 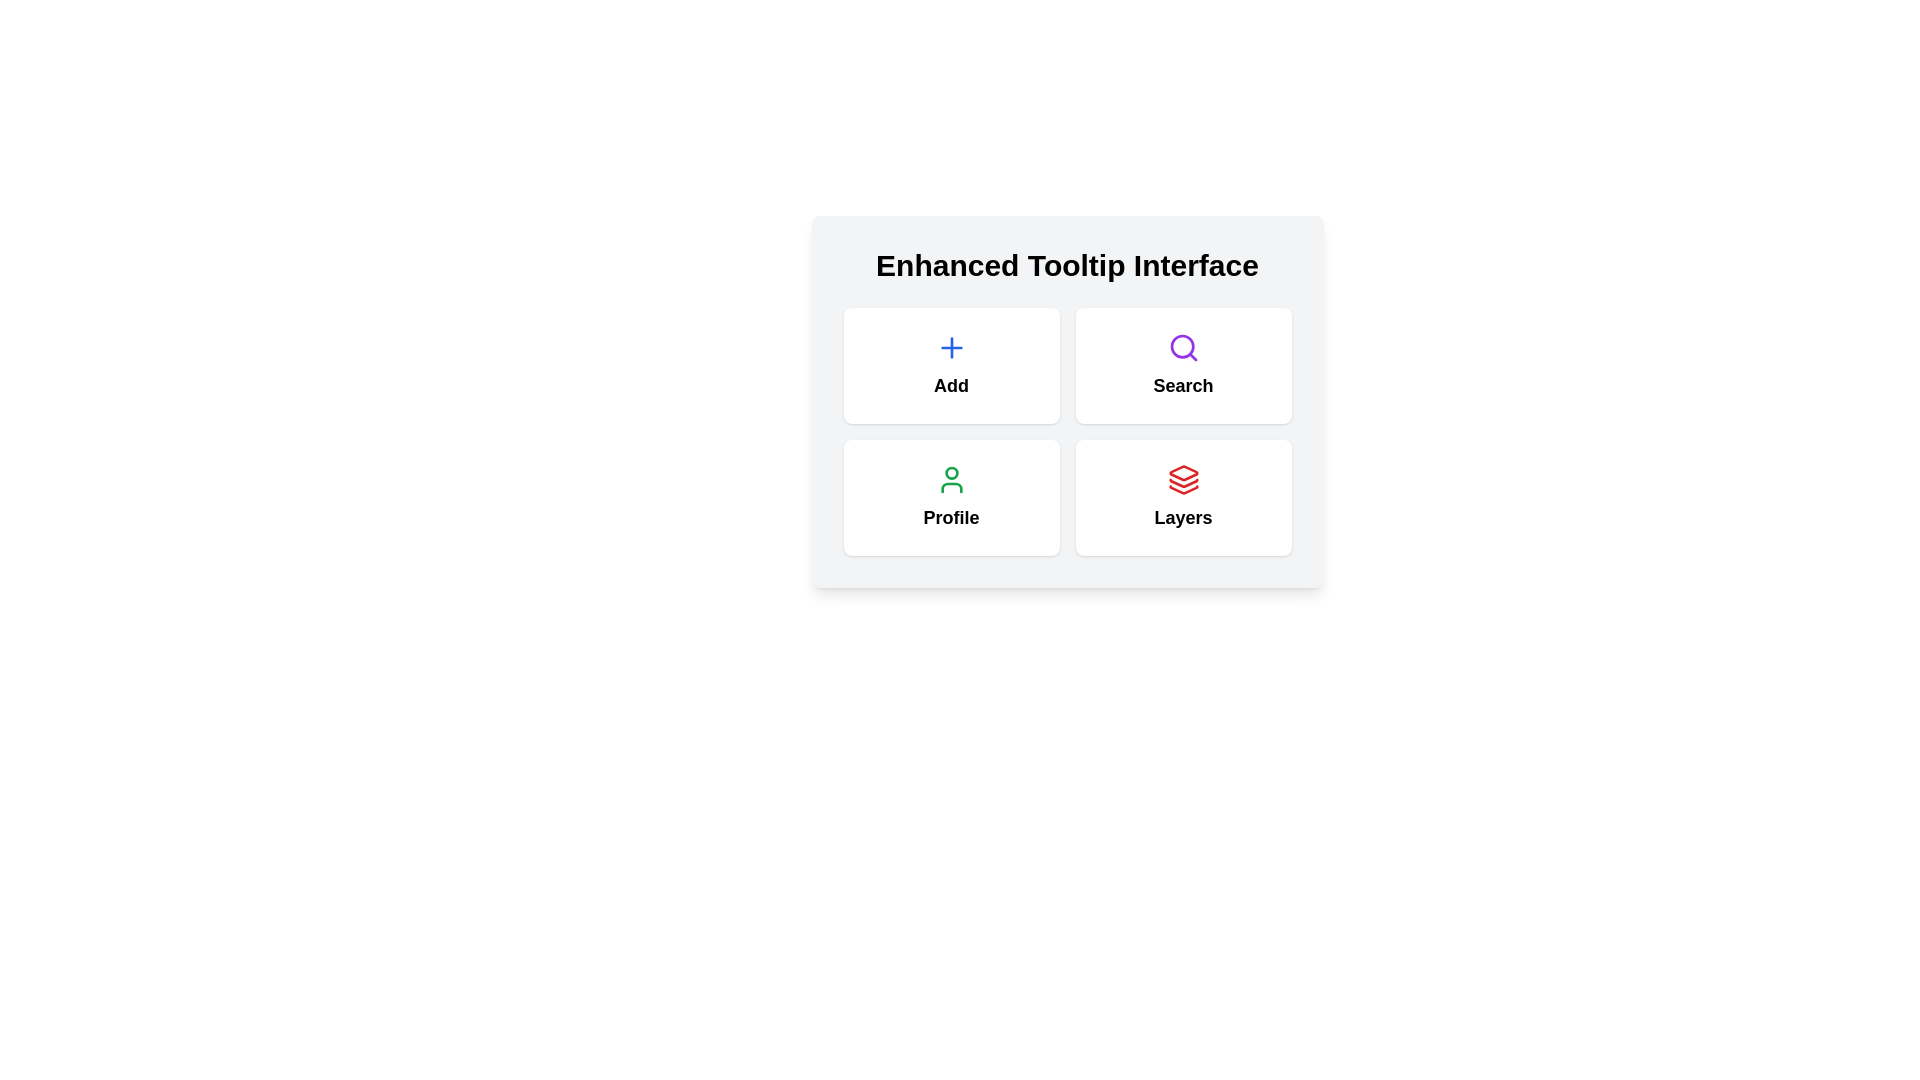 What do you see at coordinates (1183, 479) in the screenshot?
I see `the 'Layers' icon located in the bottom-right corner of the grid, which visually indicates the 'Layers' functionality` at bounding box center [1183, 479].